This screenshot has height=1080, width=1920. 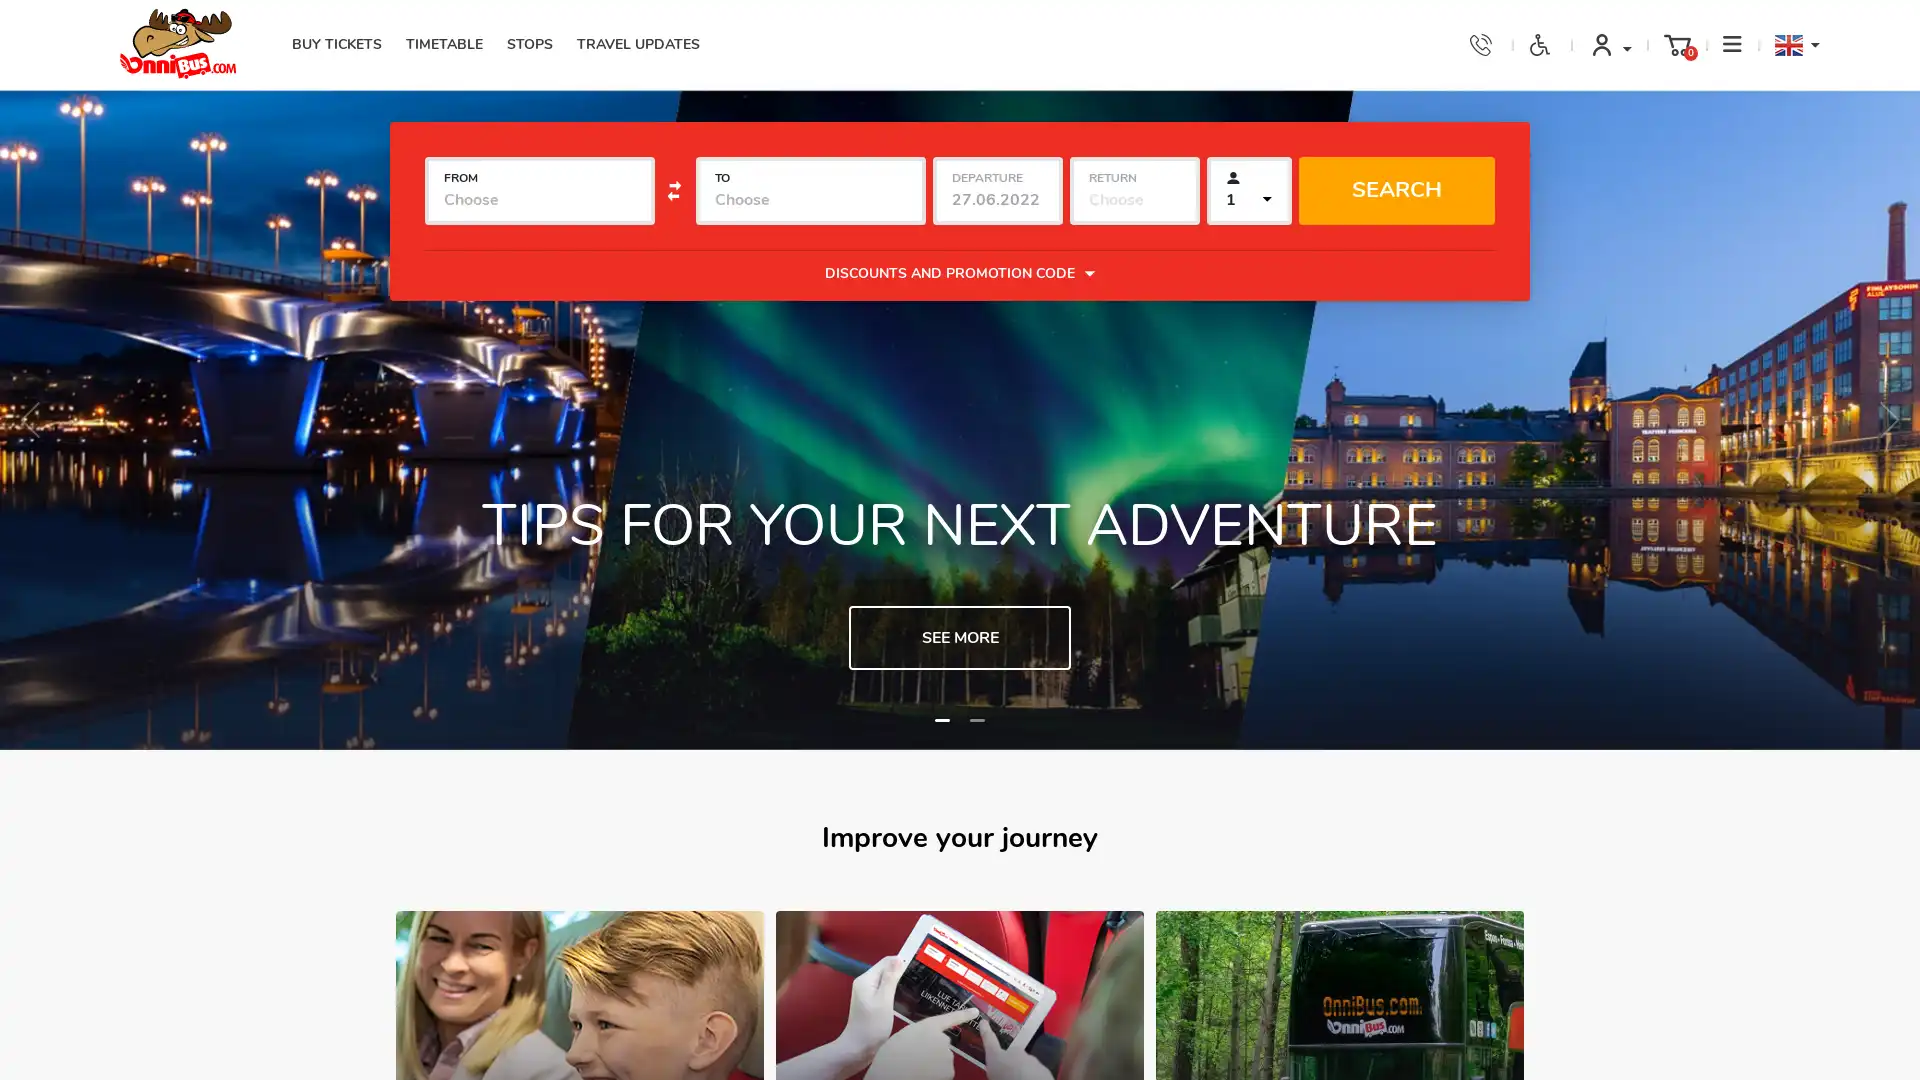 I want to click on SEARCH, so click(x=1395, y=191).